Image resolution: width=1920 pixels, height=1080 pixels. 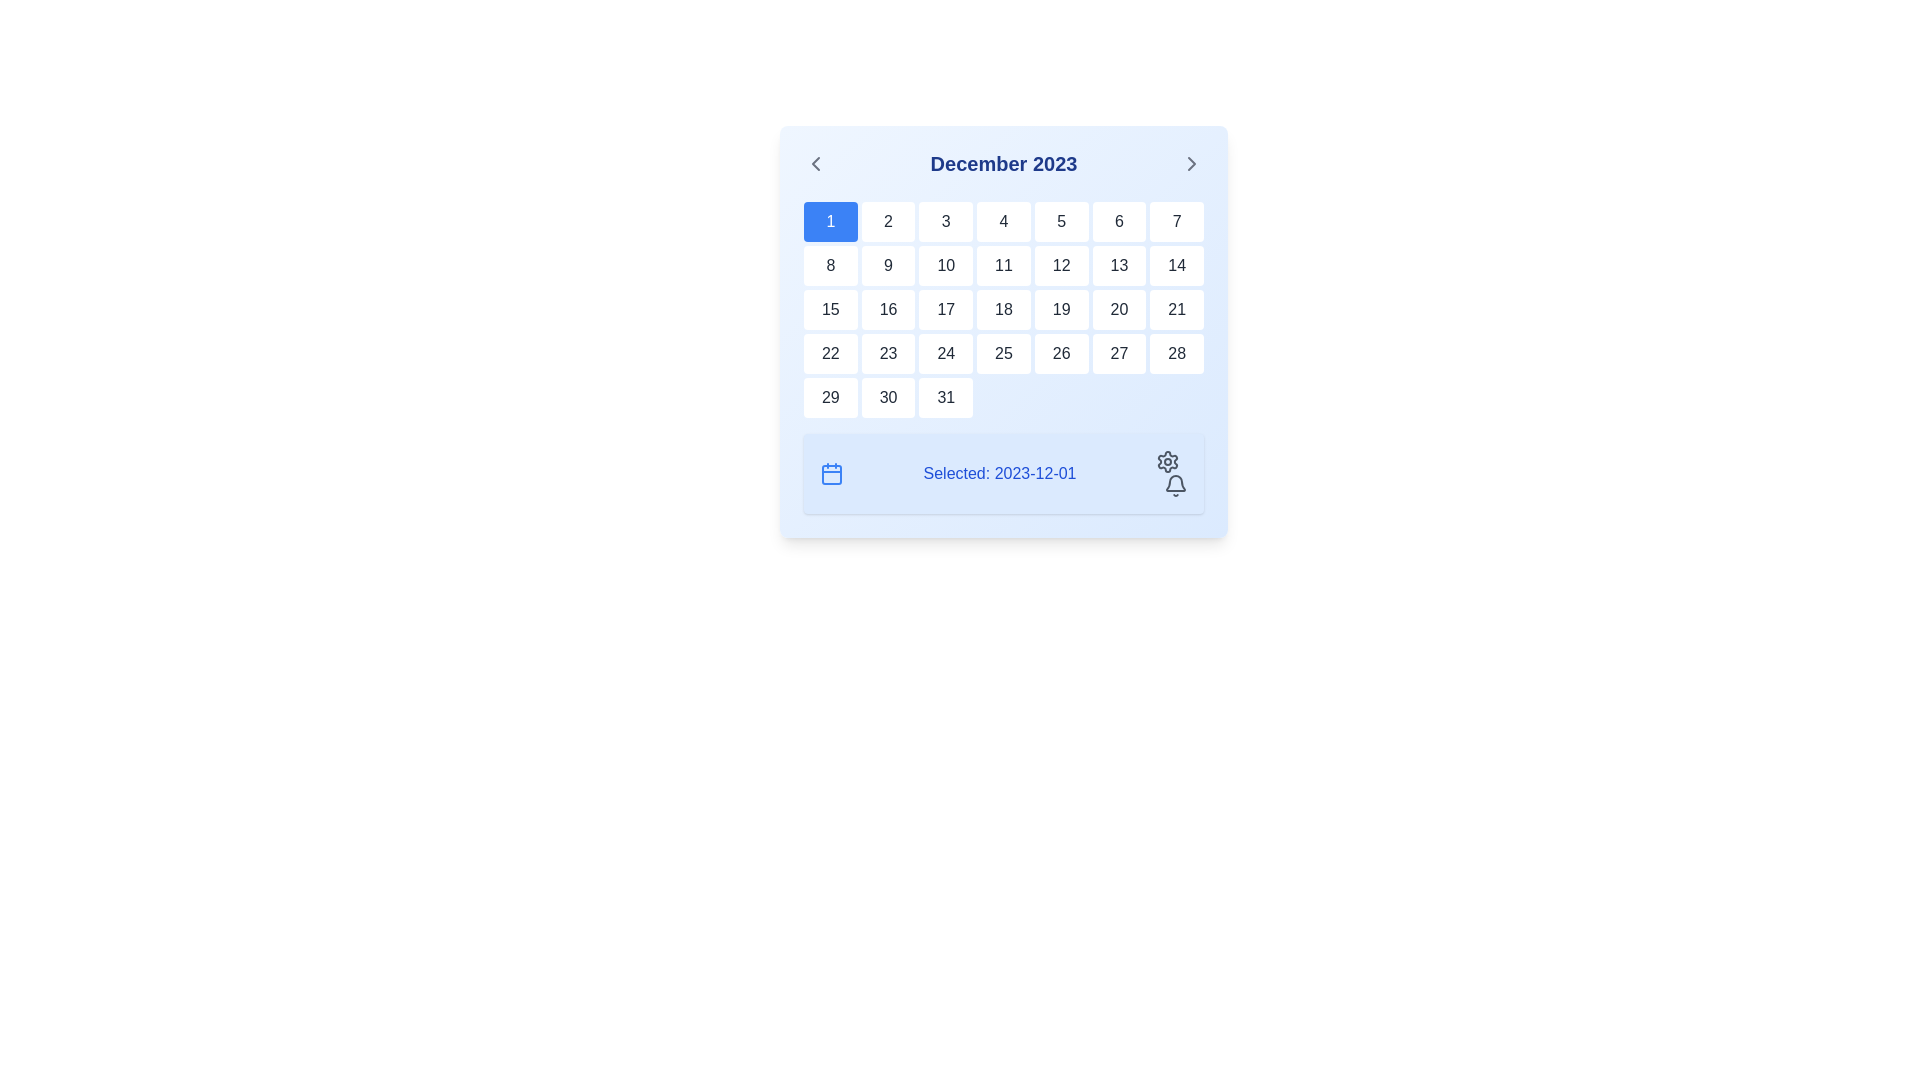 What do you see at coordinates (887, 397) in the screenshot?
I see `the Interactive calendar day cell located in the sixth row and second column of the calendar grid` at bounding box center [887, 397].